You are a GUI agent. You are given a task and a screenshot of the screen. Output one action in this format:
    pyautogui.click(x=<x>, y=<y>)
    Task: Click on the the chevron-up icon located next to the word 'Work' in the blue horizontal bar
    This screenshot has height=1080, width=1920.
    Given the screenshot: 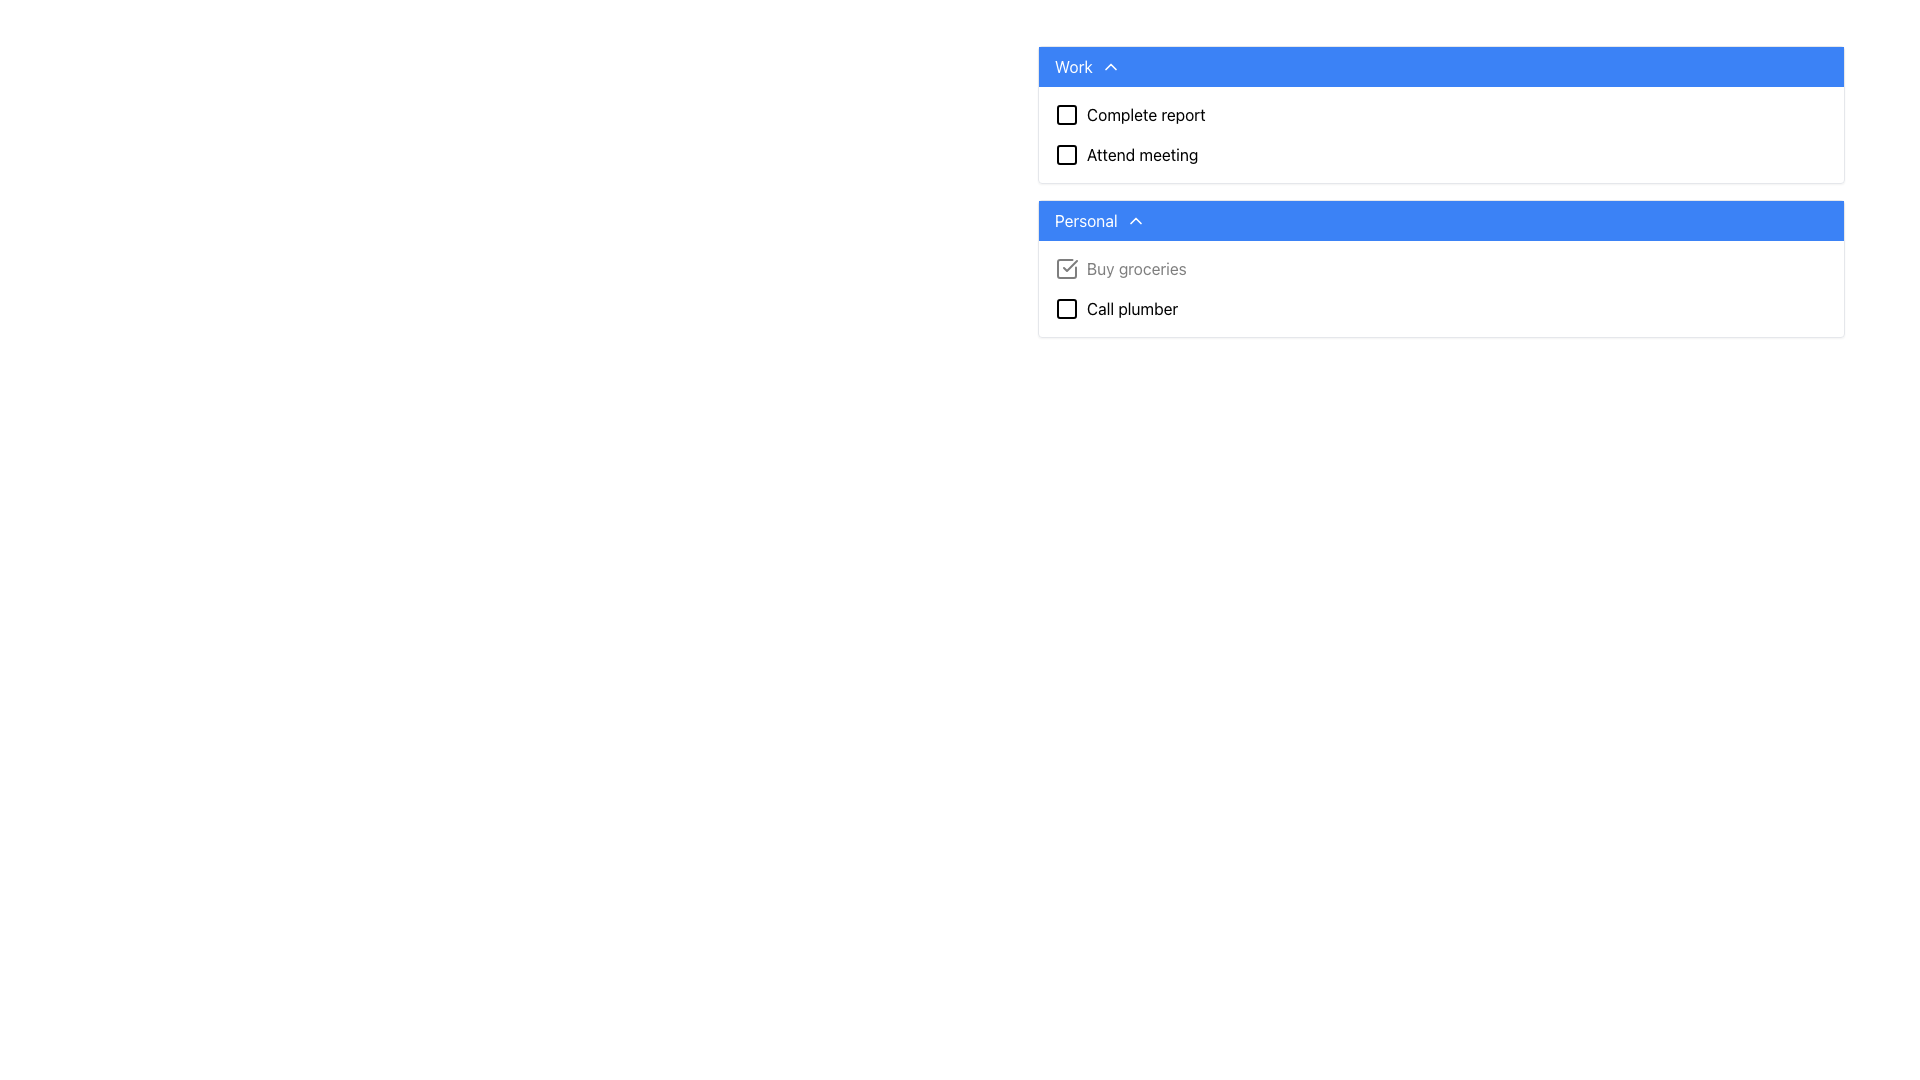 What is the action you would take?
    pyautogui.click(x=1109, y=65)
    